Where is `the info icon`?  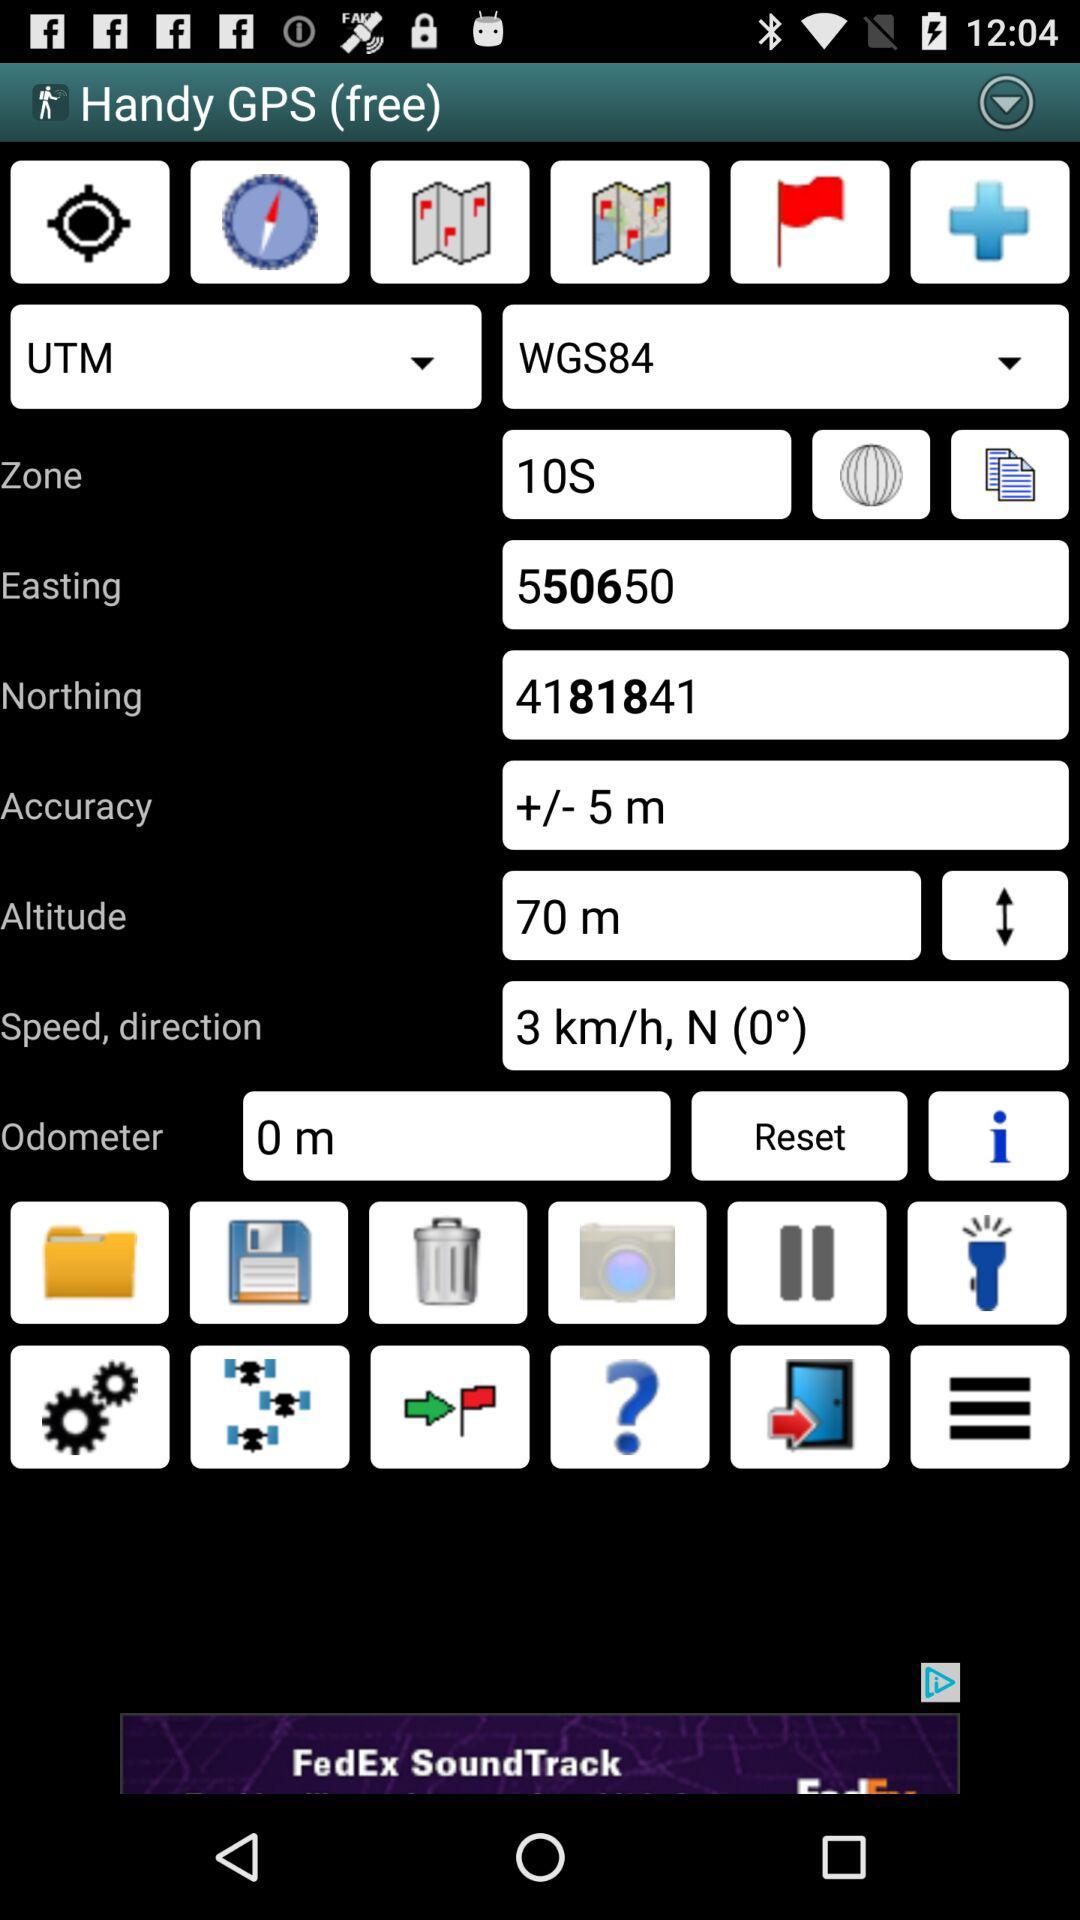
the info icon is located at coordinates (998, 1214).